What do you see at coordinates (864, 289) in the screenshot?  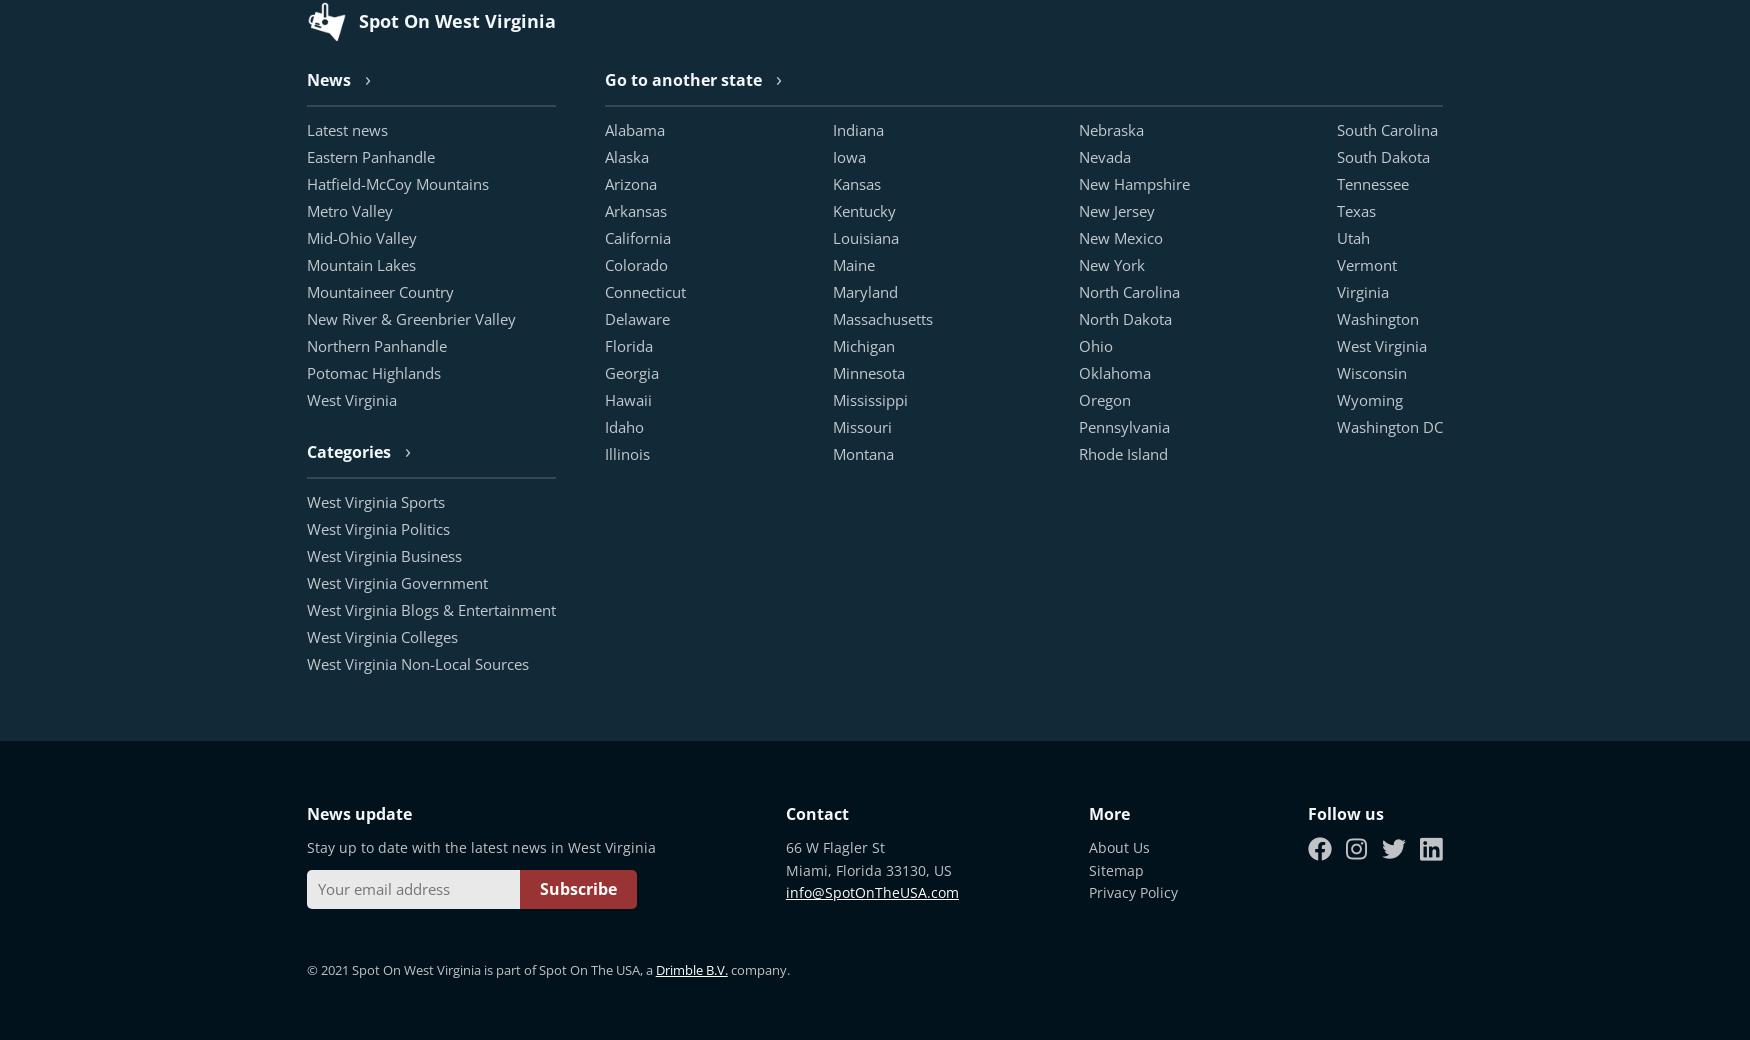 I see `'Maryland'` at bounding box center [864, 289].